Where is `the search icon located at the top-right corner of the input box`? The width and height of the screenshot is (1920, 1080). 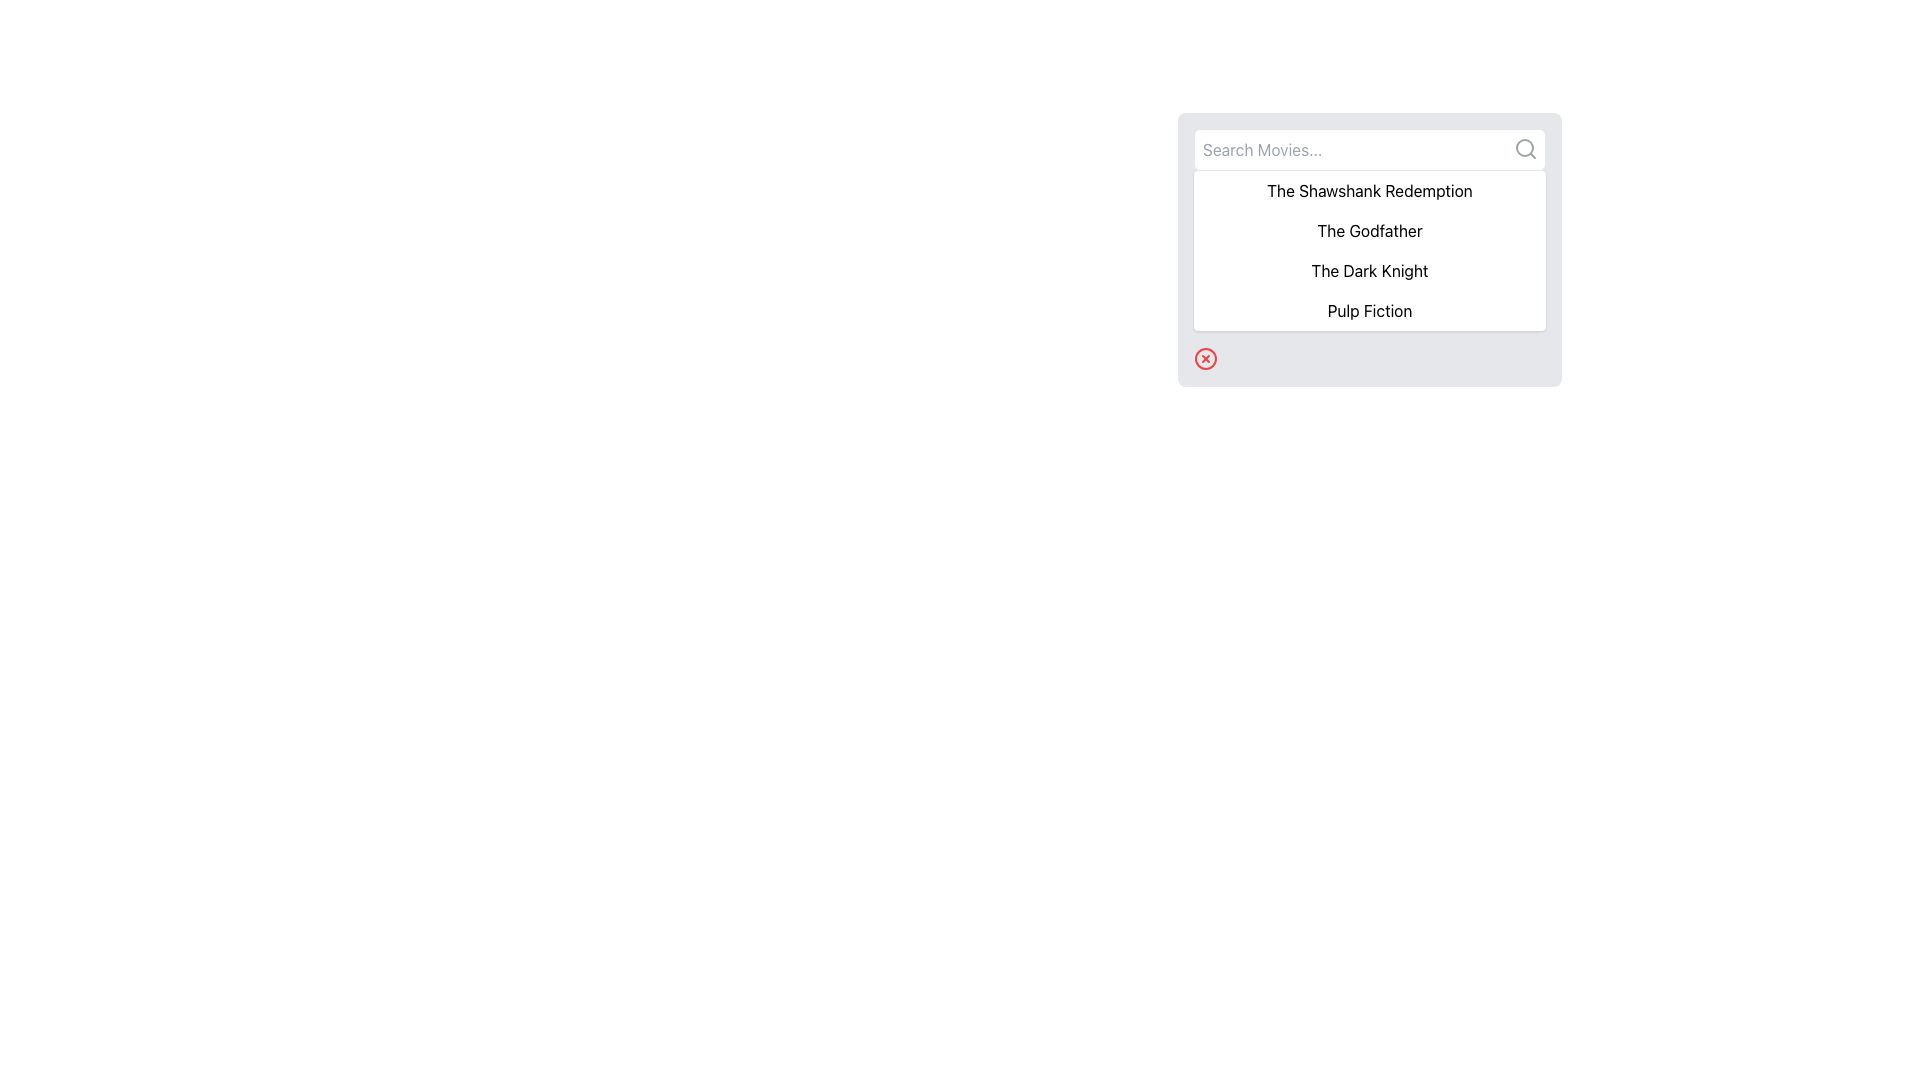
the search icon located at the top-right corner of the input box is located at coordinates (1525, 148).